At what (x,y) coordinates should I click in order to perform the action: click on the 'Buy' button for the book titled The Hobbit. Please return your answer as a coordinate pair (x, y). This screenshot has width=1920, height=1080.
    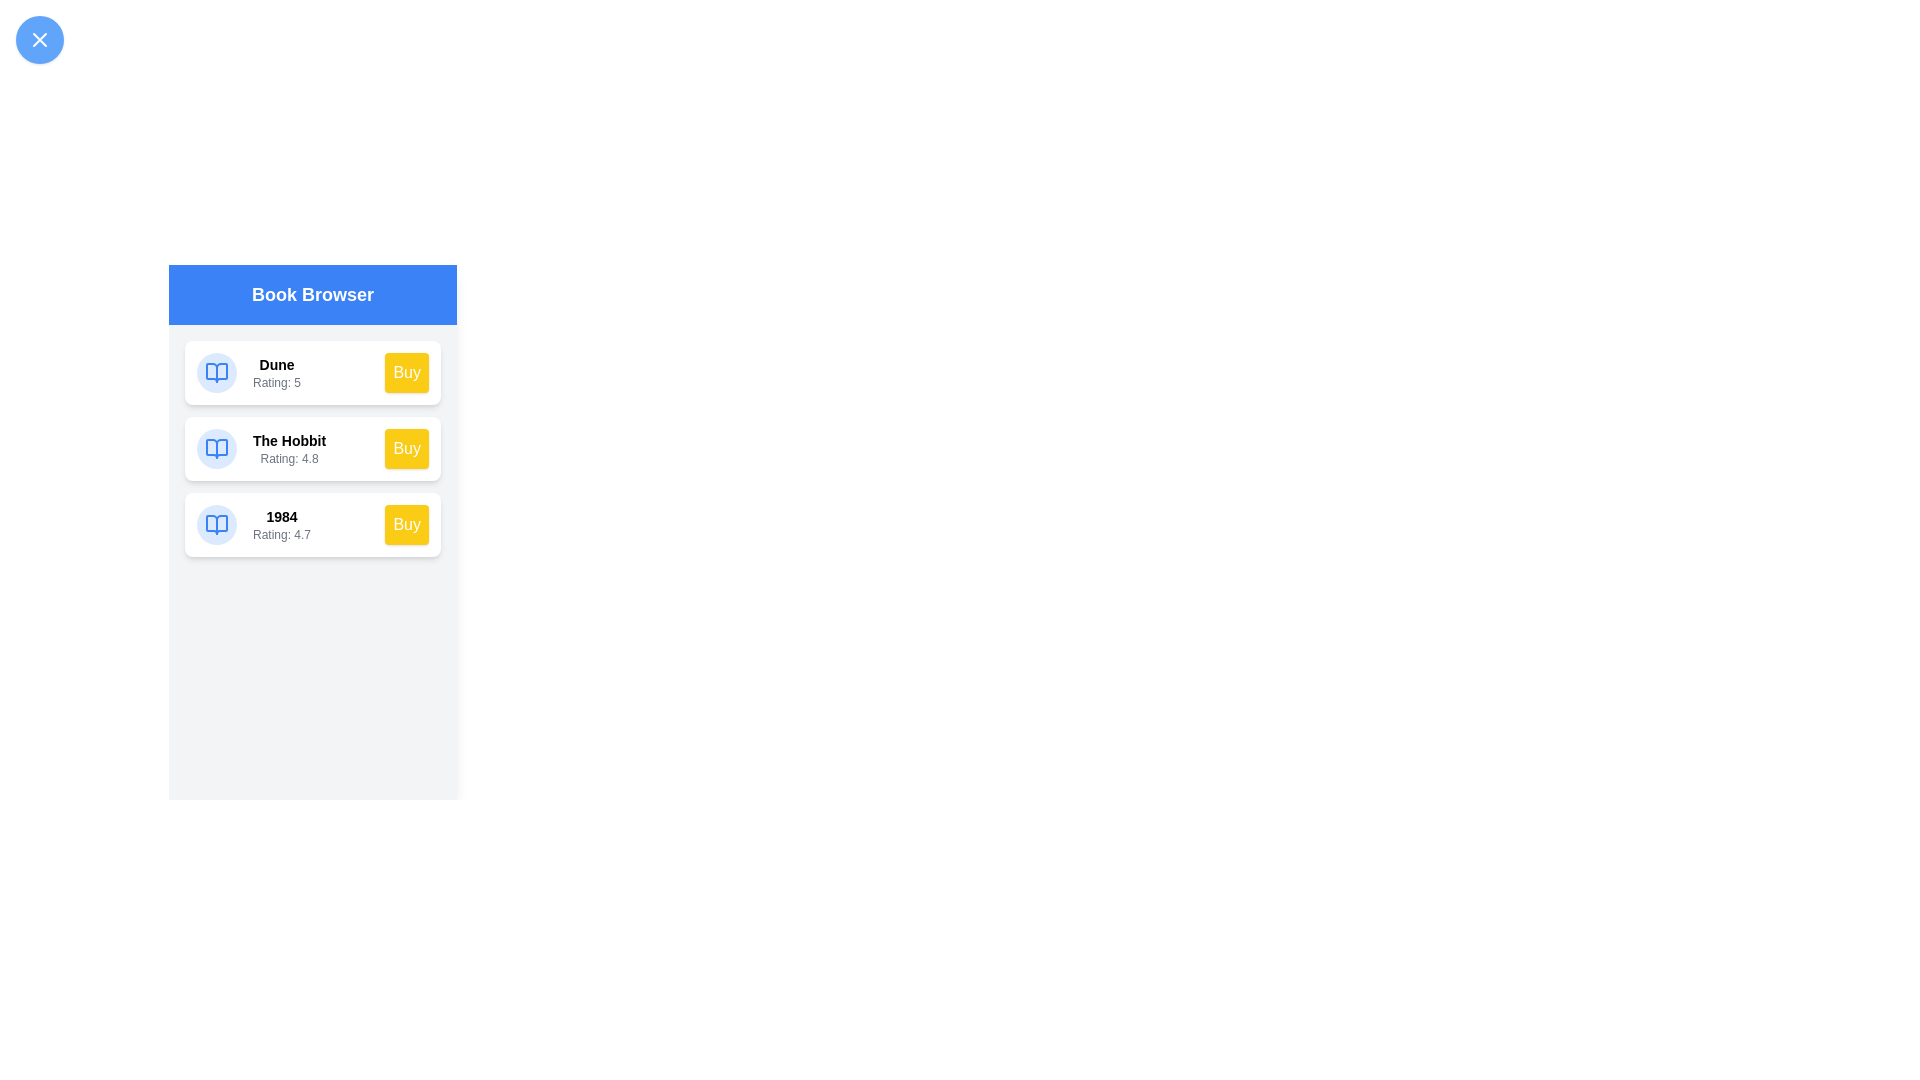
    Looking at the image, I should click on (406, 447).